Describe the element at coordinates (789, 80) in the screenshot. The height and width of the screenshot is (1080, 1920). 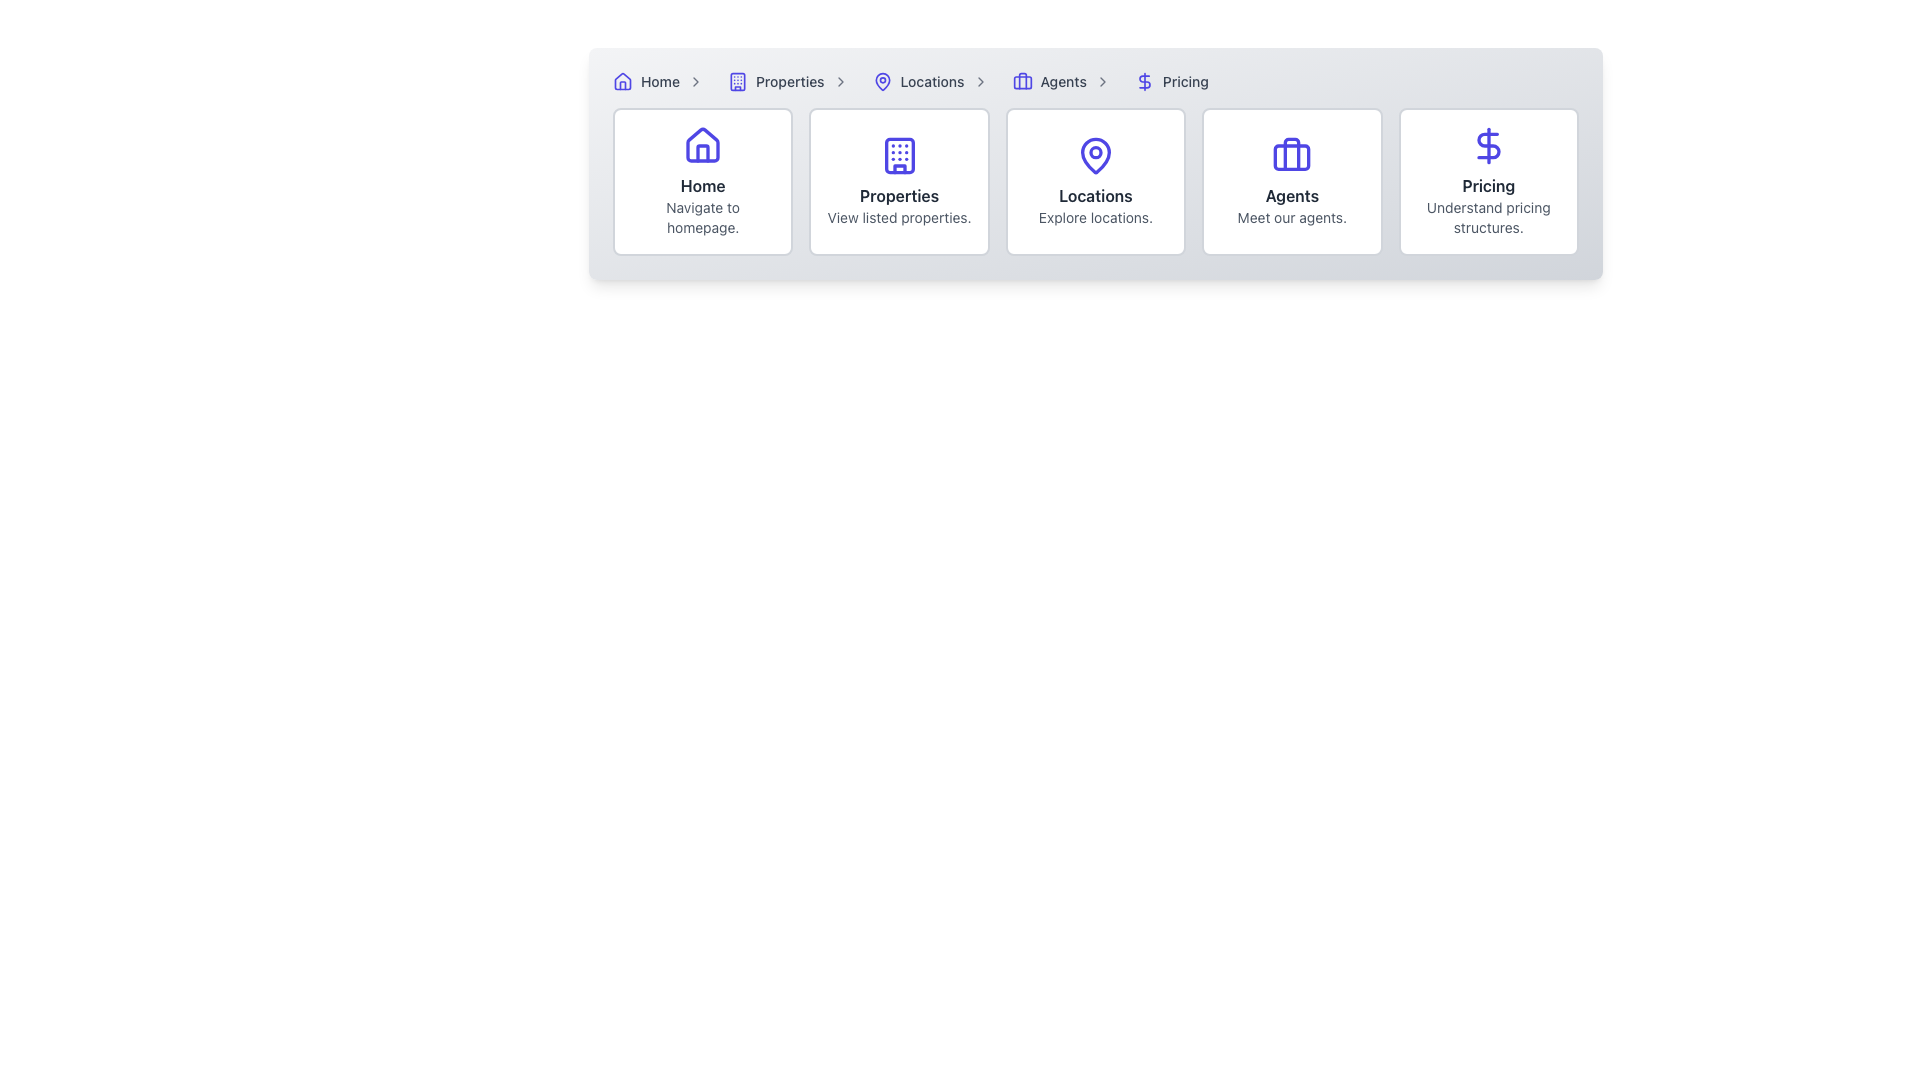
I see `the 'Properties' link element in the top navigation breadcrumb menu` at that location.